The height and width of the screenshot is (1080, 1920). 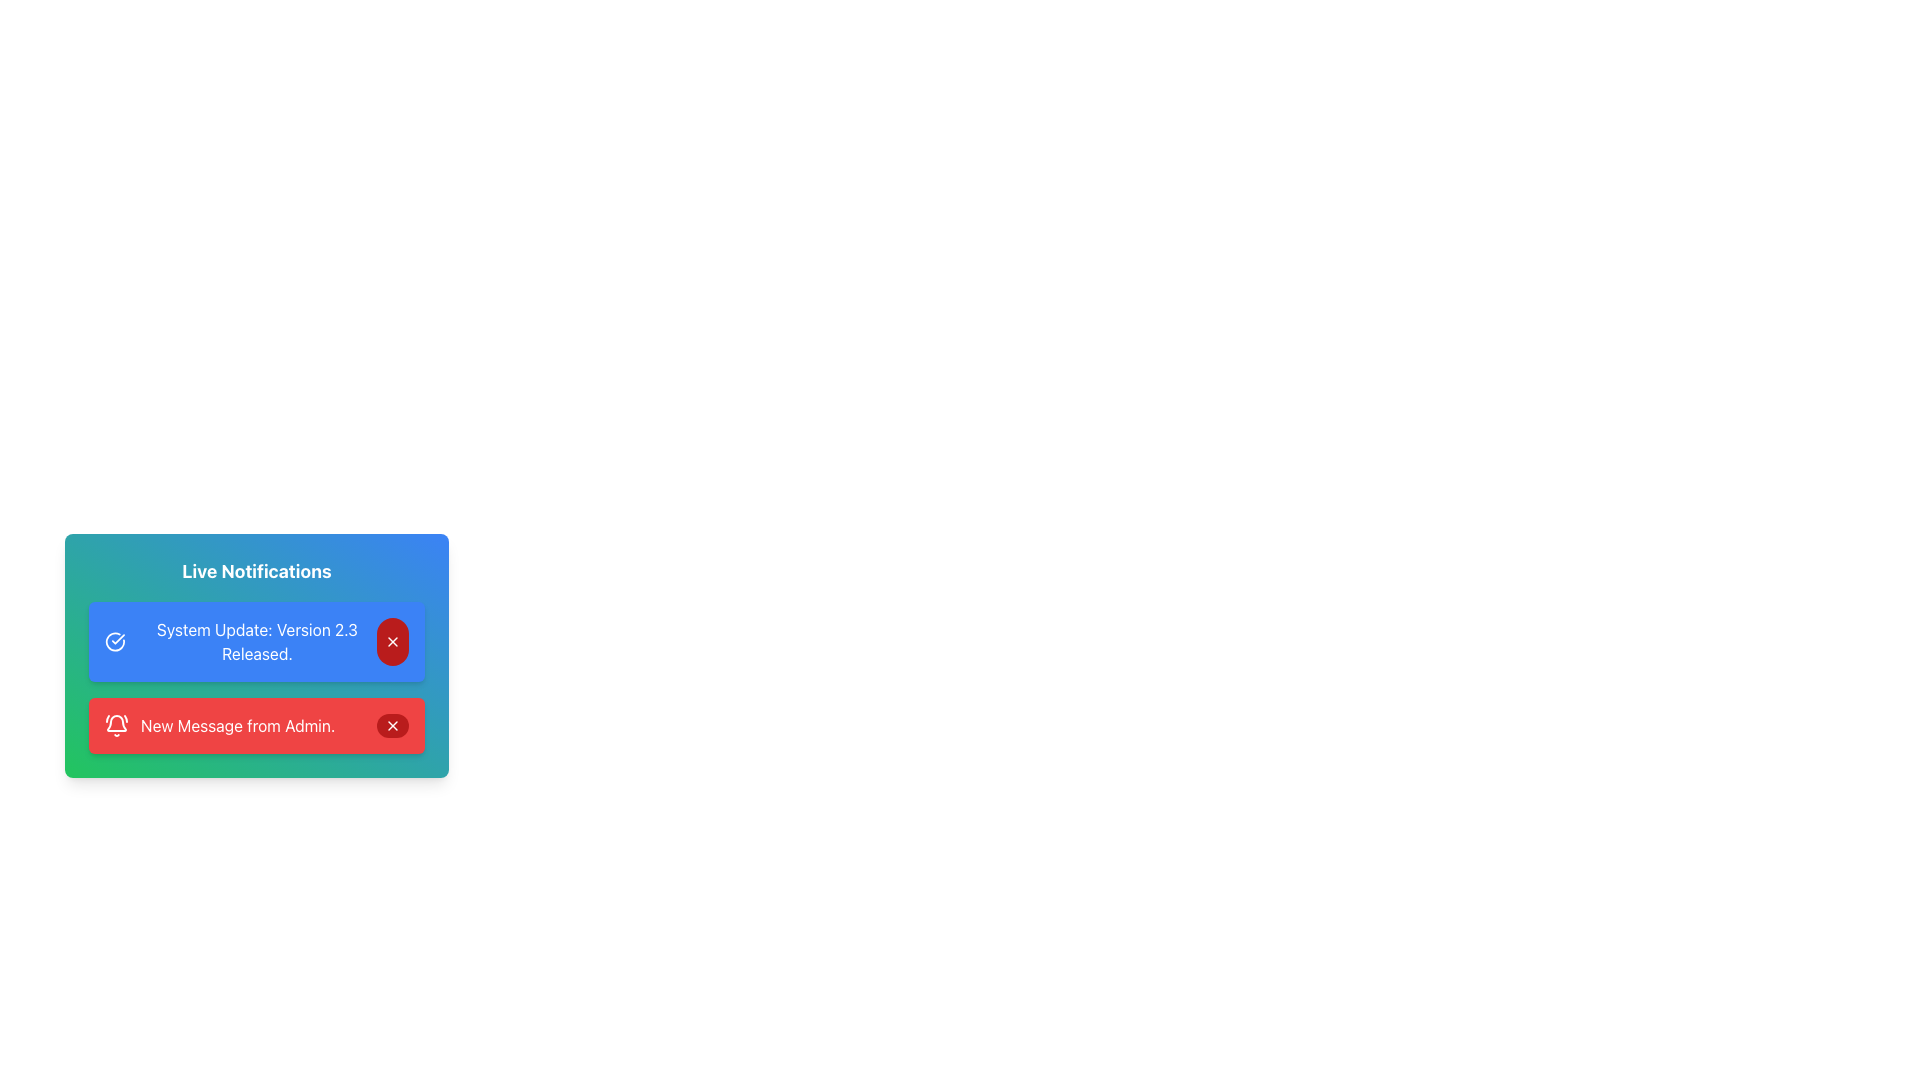 I want to click on the bell icon with sound waves on the left side of the red notification bar, so click(x=115, y=725).